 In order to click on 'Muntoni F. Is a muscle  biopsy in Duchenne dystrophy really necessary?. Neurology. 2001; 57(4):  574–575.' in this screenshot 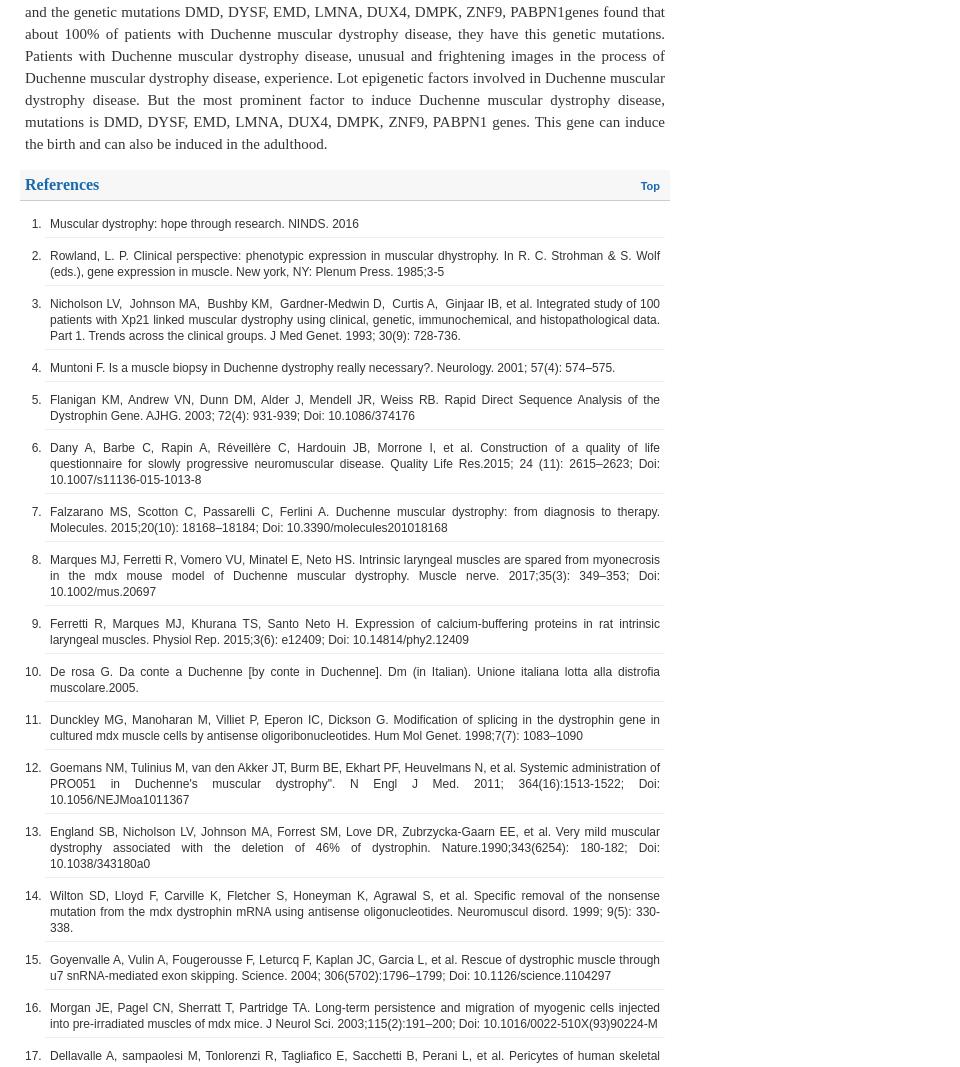, I will do `click(332, 367)`.